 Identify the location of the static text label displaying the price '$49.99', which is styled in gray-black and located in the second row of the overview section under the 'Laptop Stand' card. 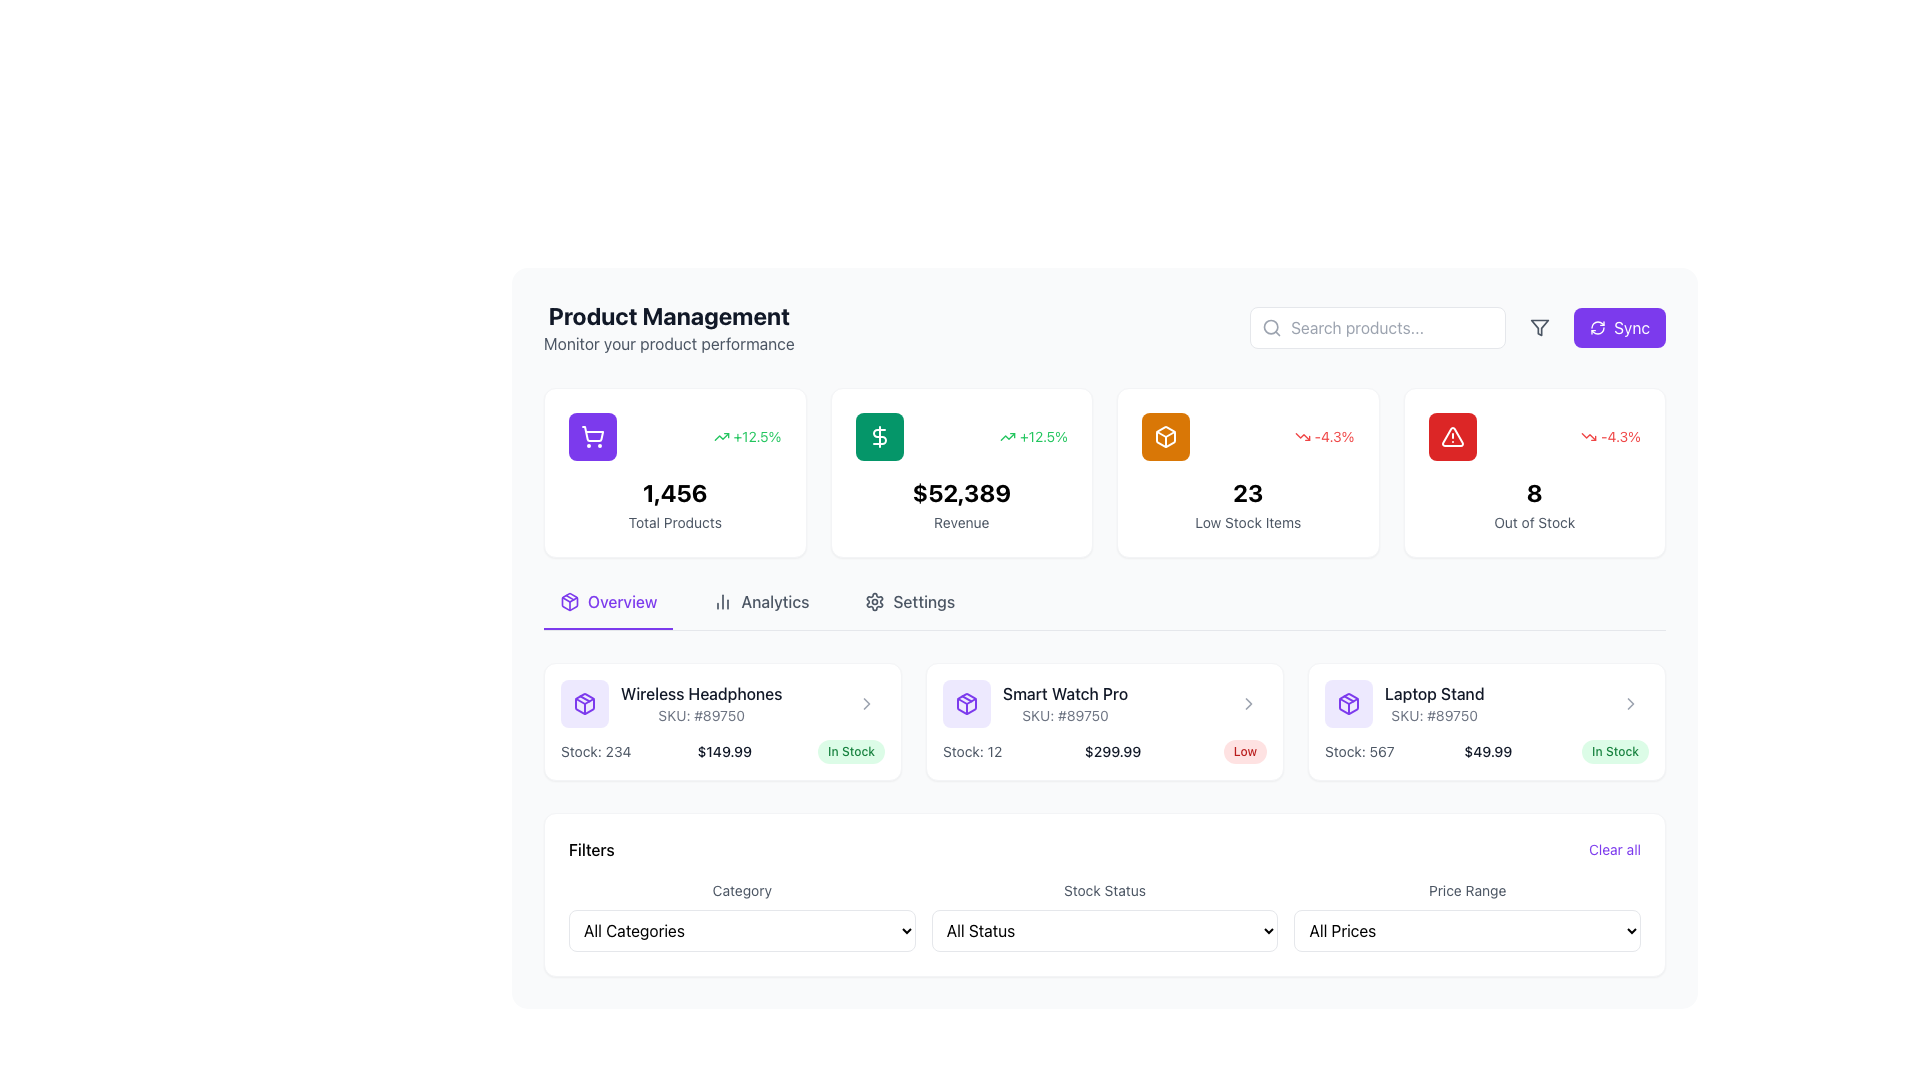
(1488, 752).